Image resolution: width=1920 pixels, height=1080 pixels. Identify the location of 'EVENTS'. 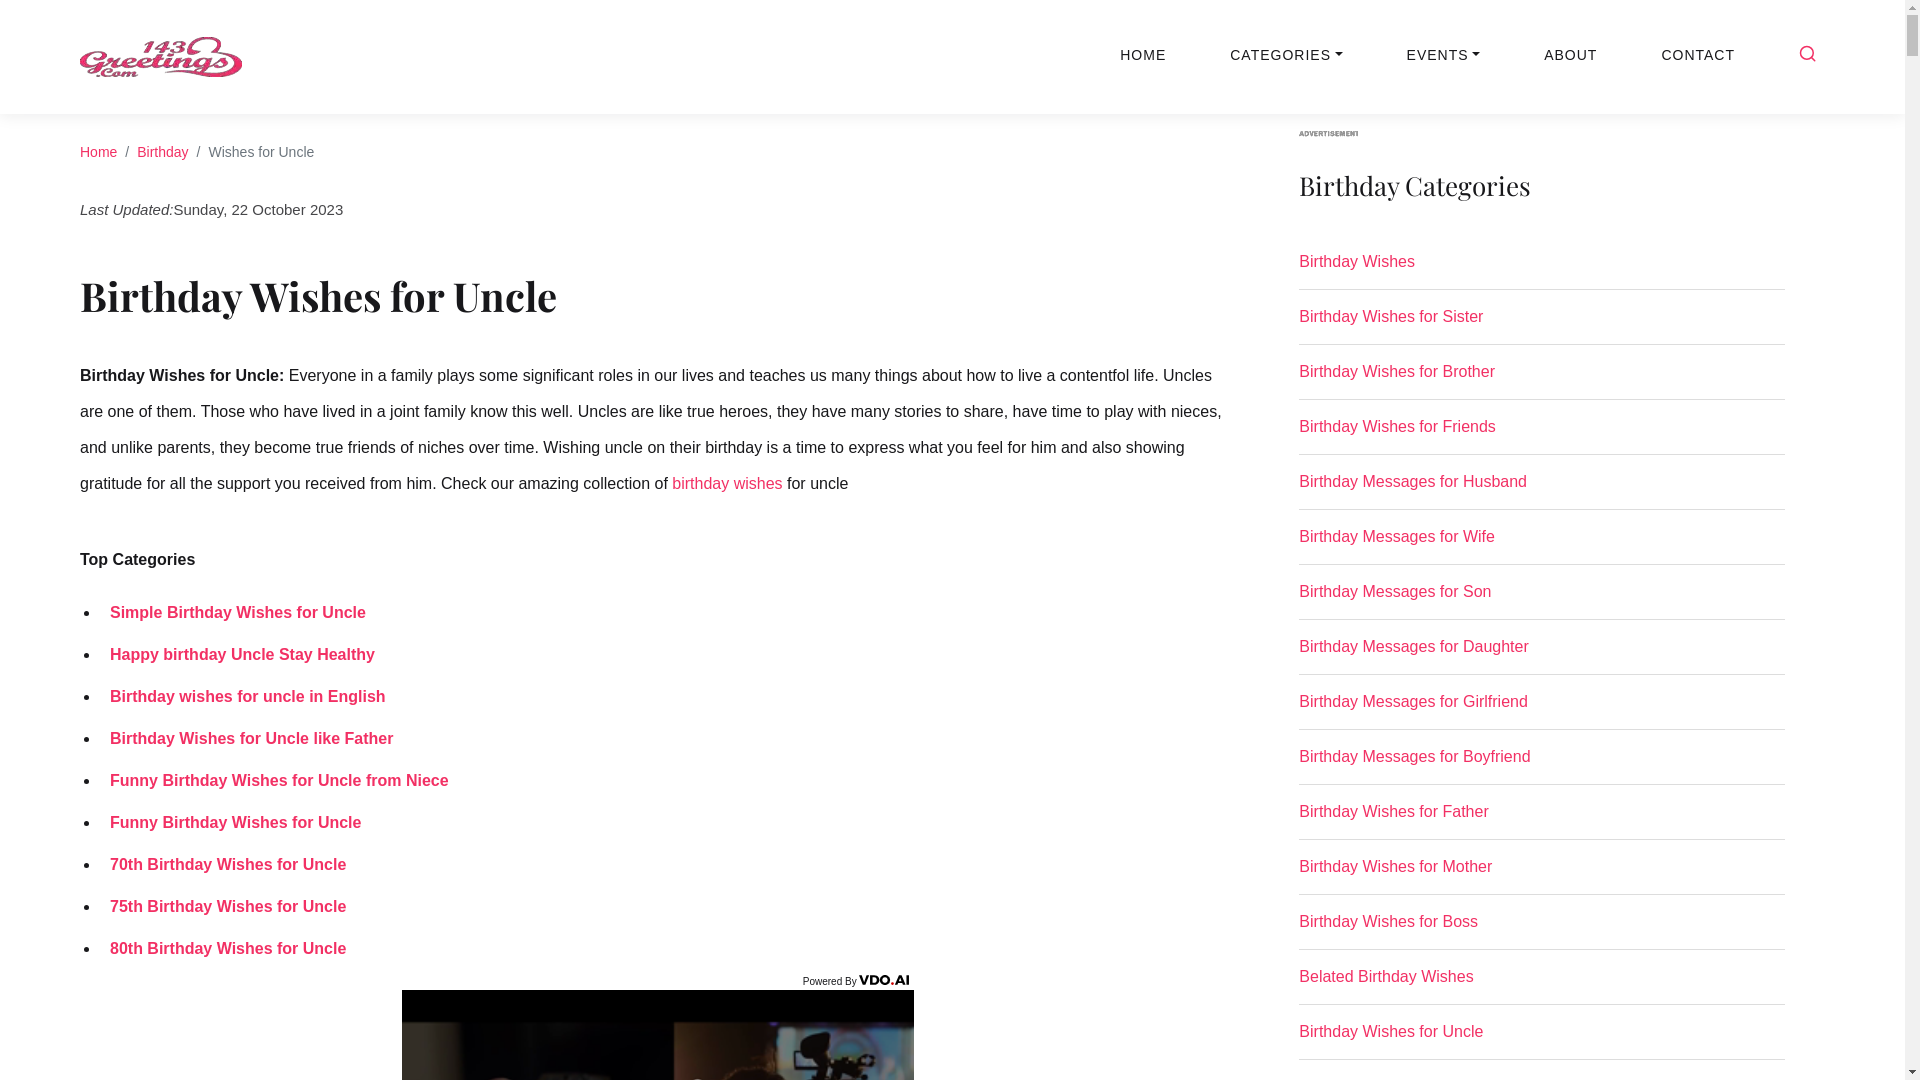
(1444, 54).